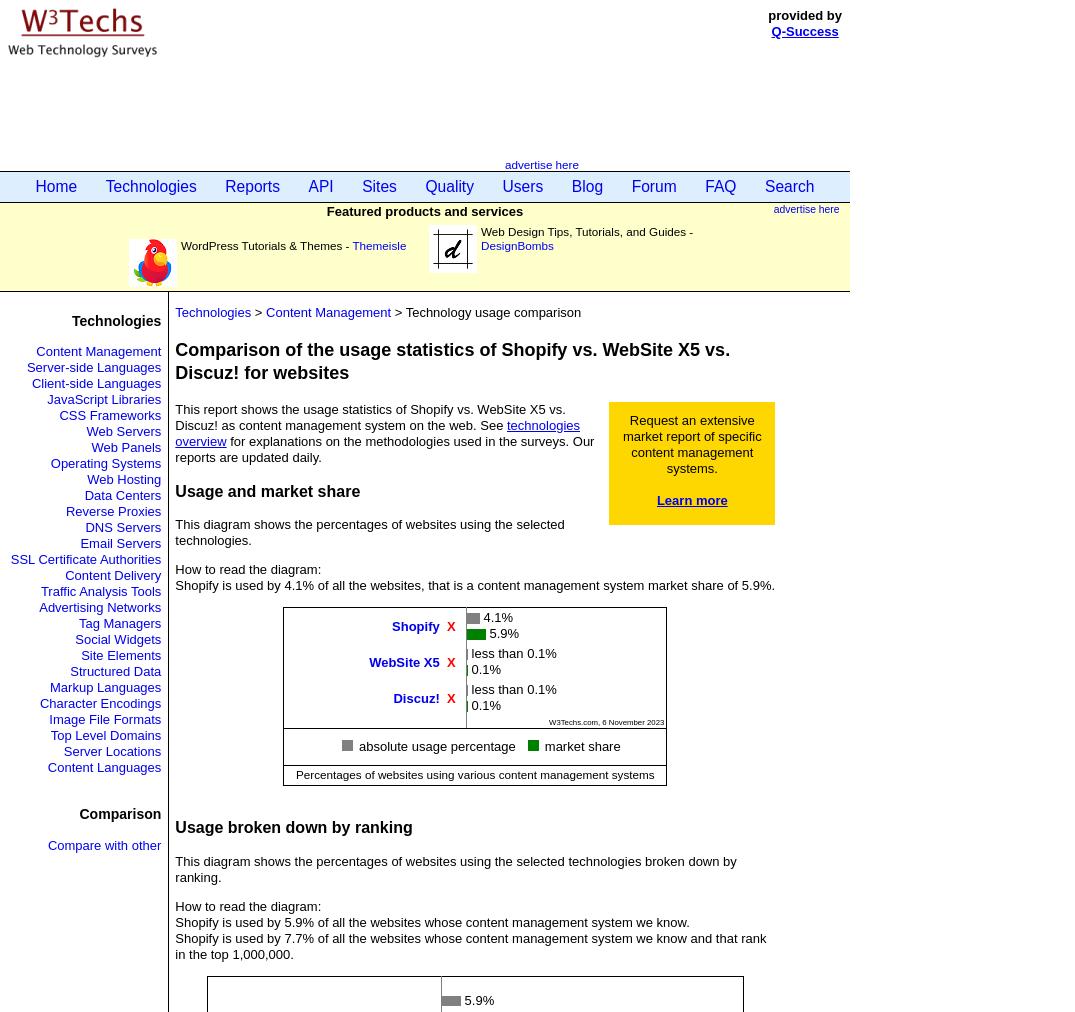 This screenshot has width=1075, height=1012. Describe the element at coordinates (48, 687) in the screenshot. I see `'Markup Languages'` at that location.